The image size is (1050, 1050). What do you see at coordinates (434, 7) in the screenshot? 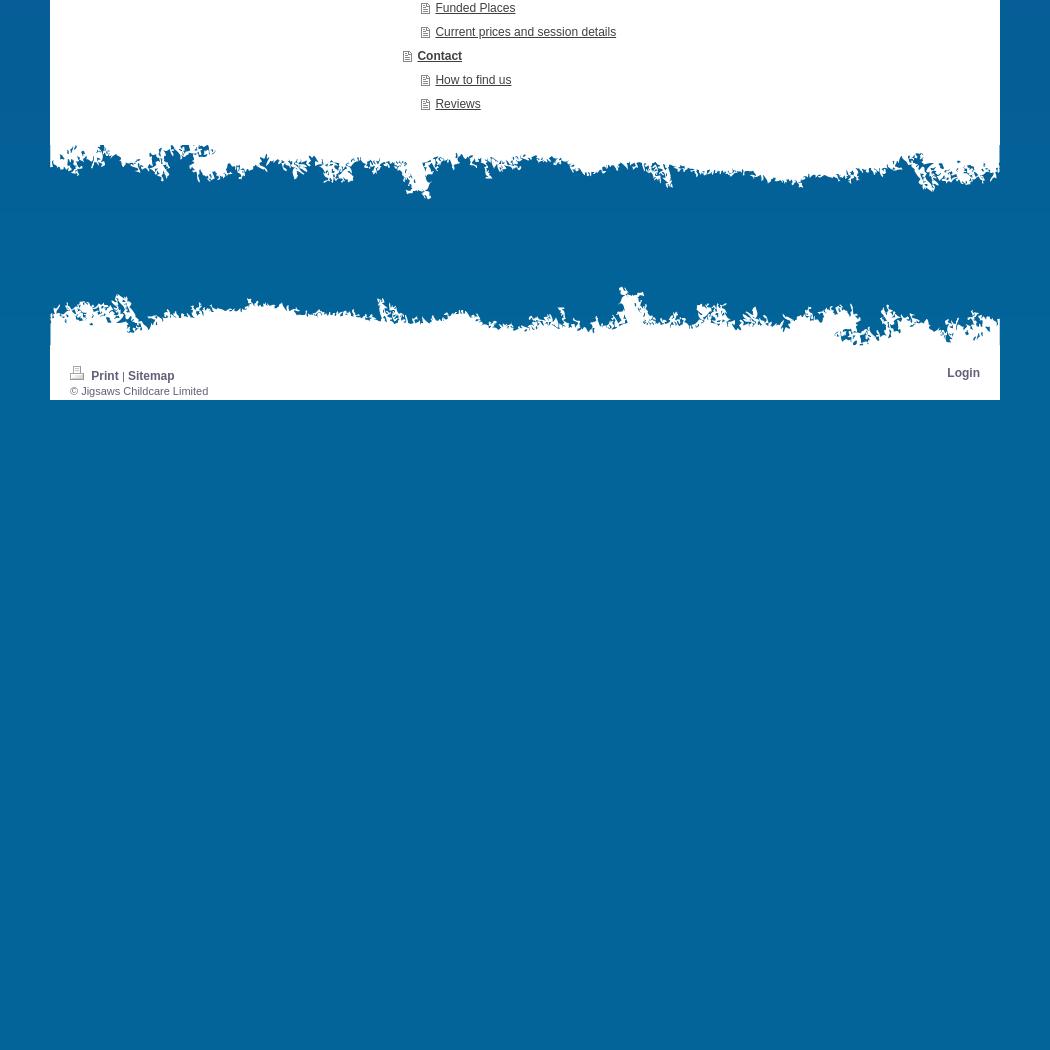
I see `'Funded Places'` at bounding box center [434, 7].